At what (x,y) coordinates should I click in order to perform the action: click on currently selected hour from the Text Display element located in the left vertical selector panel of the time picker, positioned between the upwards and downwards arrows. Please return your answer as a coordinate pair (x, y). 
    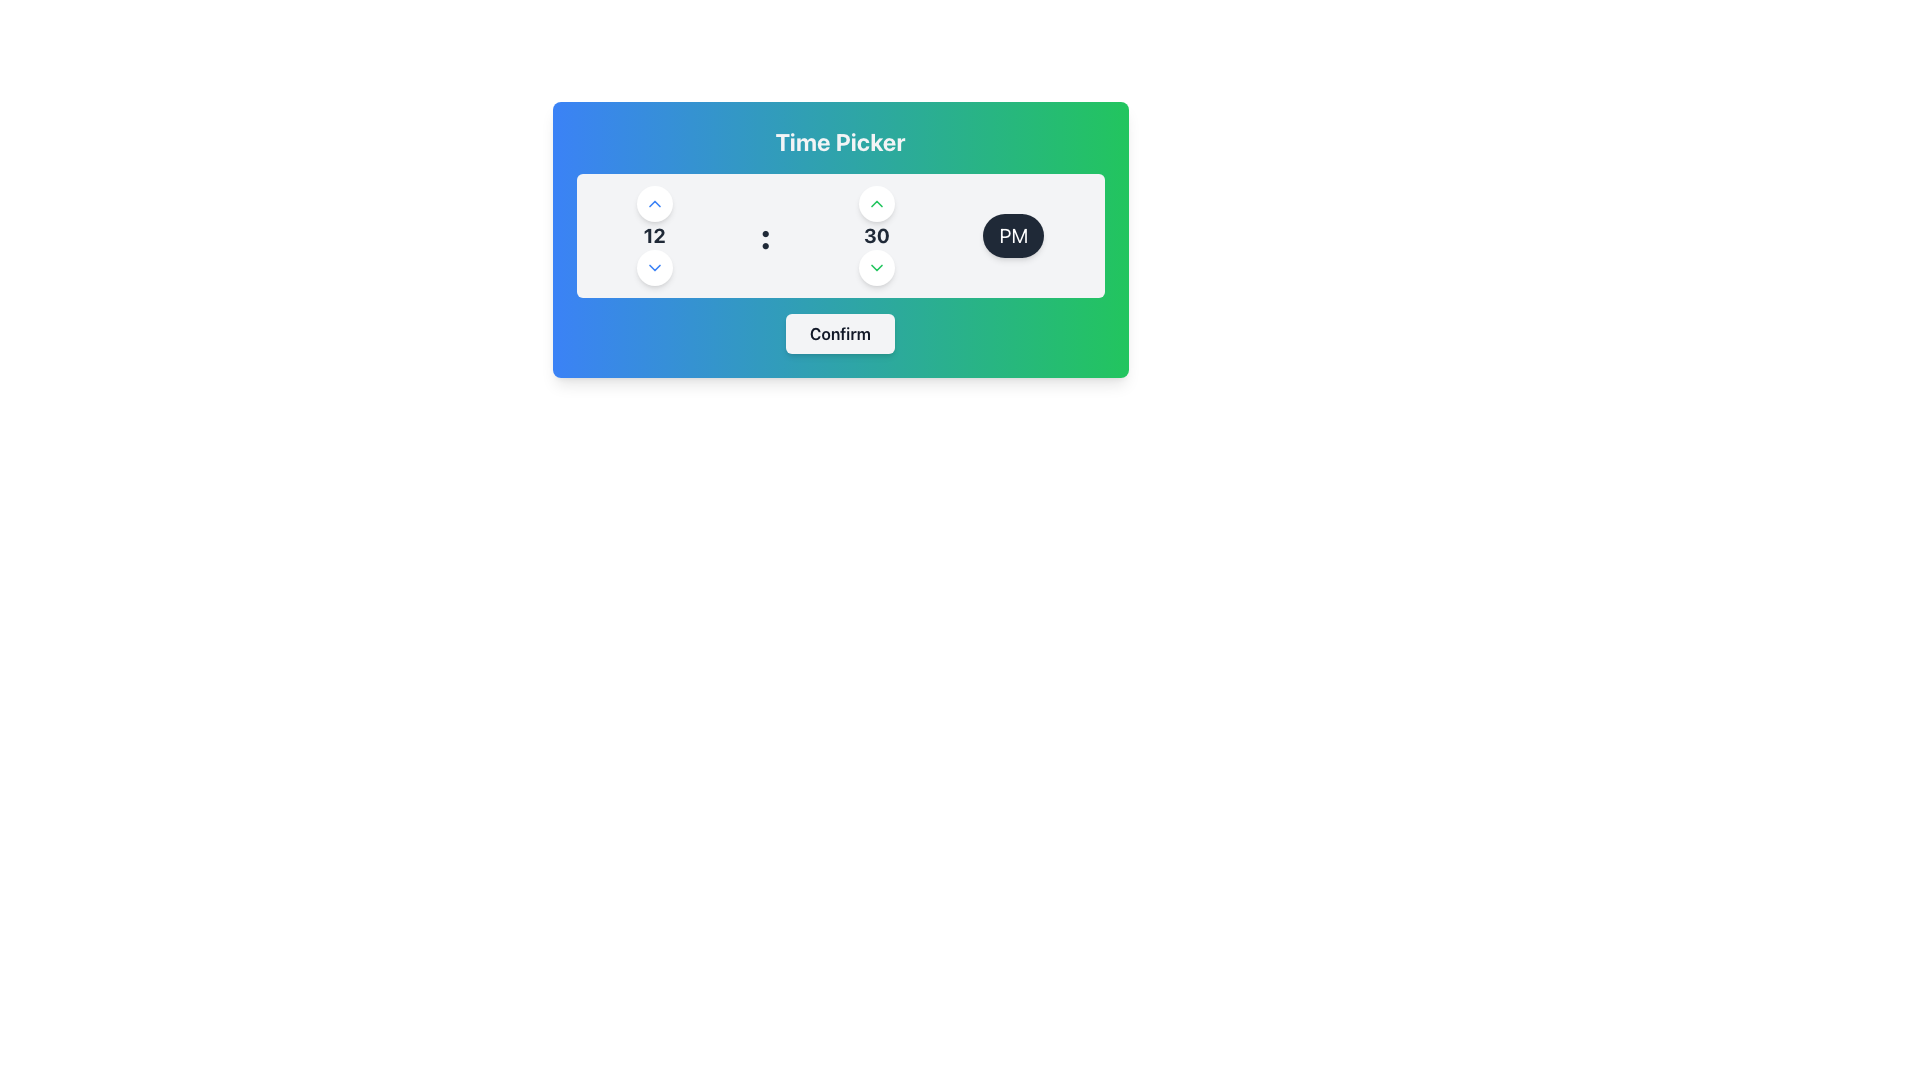
    Looking at the image, I should click on (654, 234).